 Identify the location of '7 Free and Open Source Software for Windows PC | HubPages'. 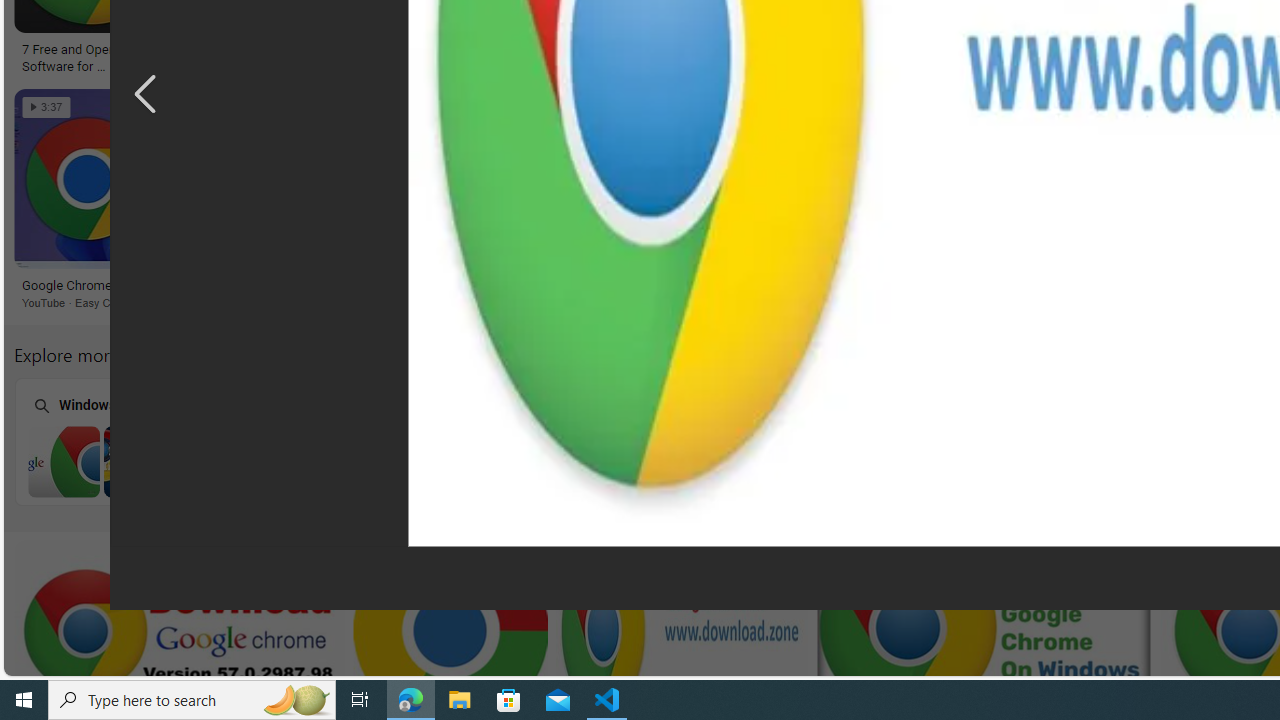
(90, 55).